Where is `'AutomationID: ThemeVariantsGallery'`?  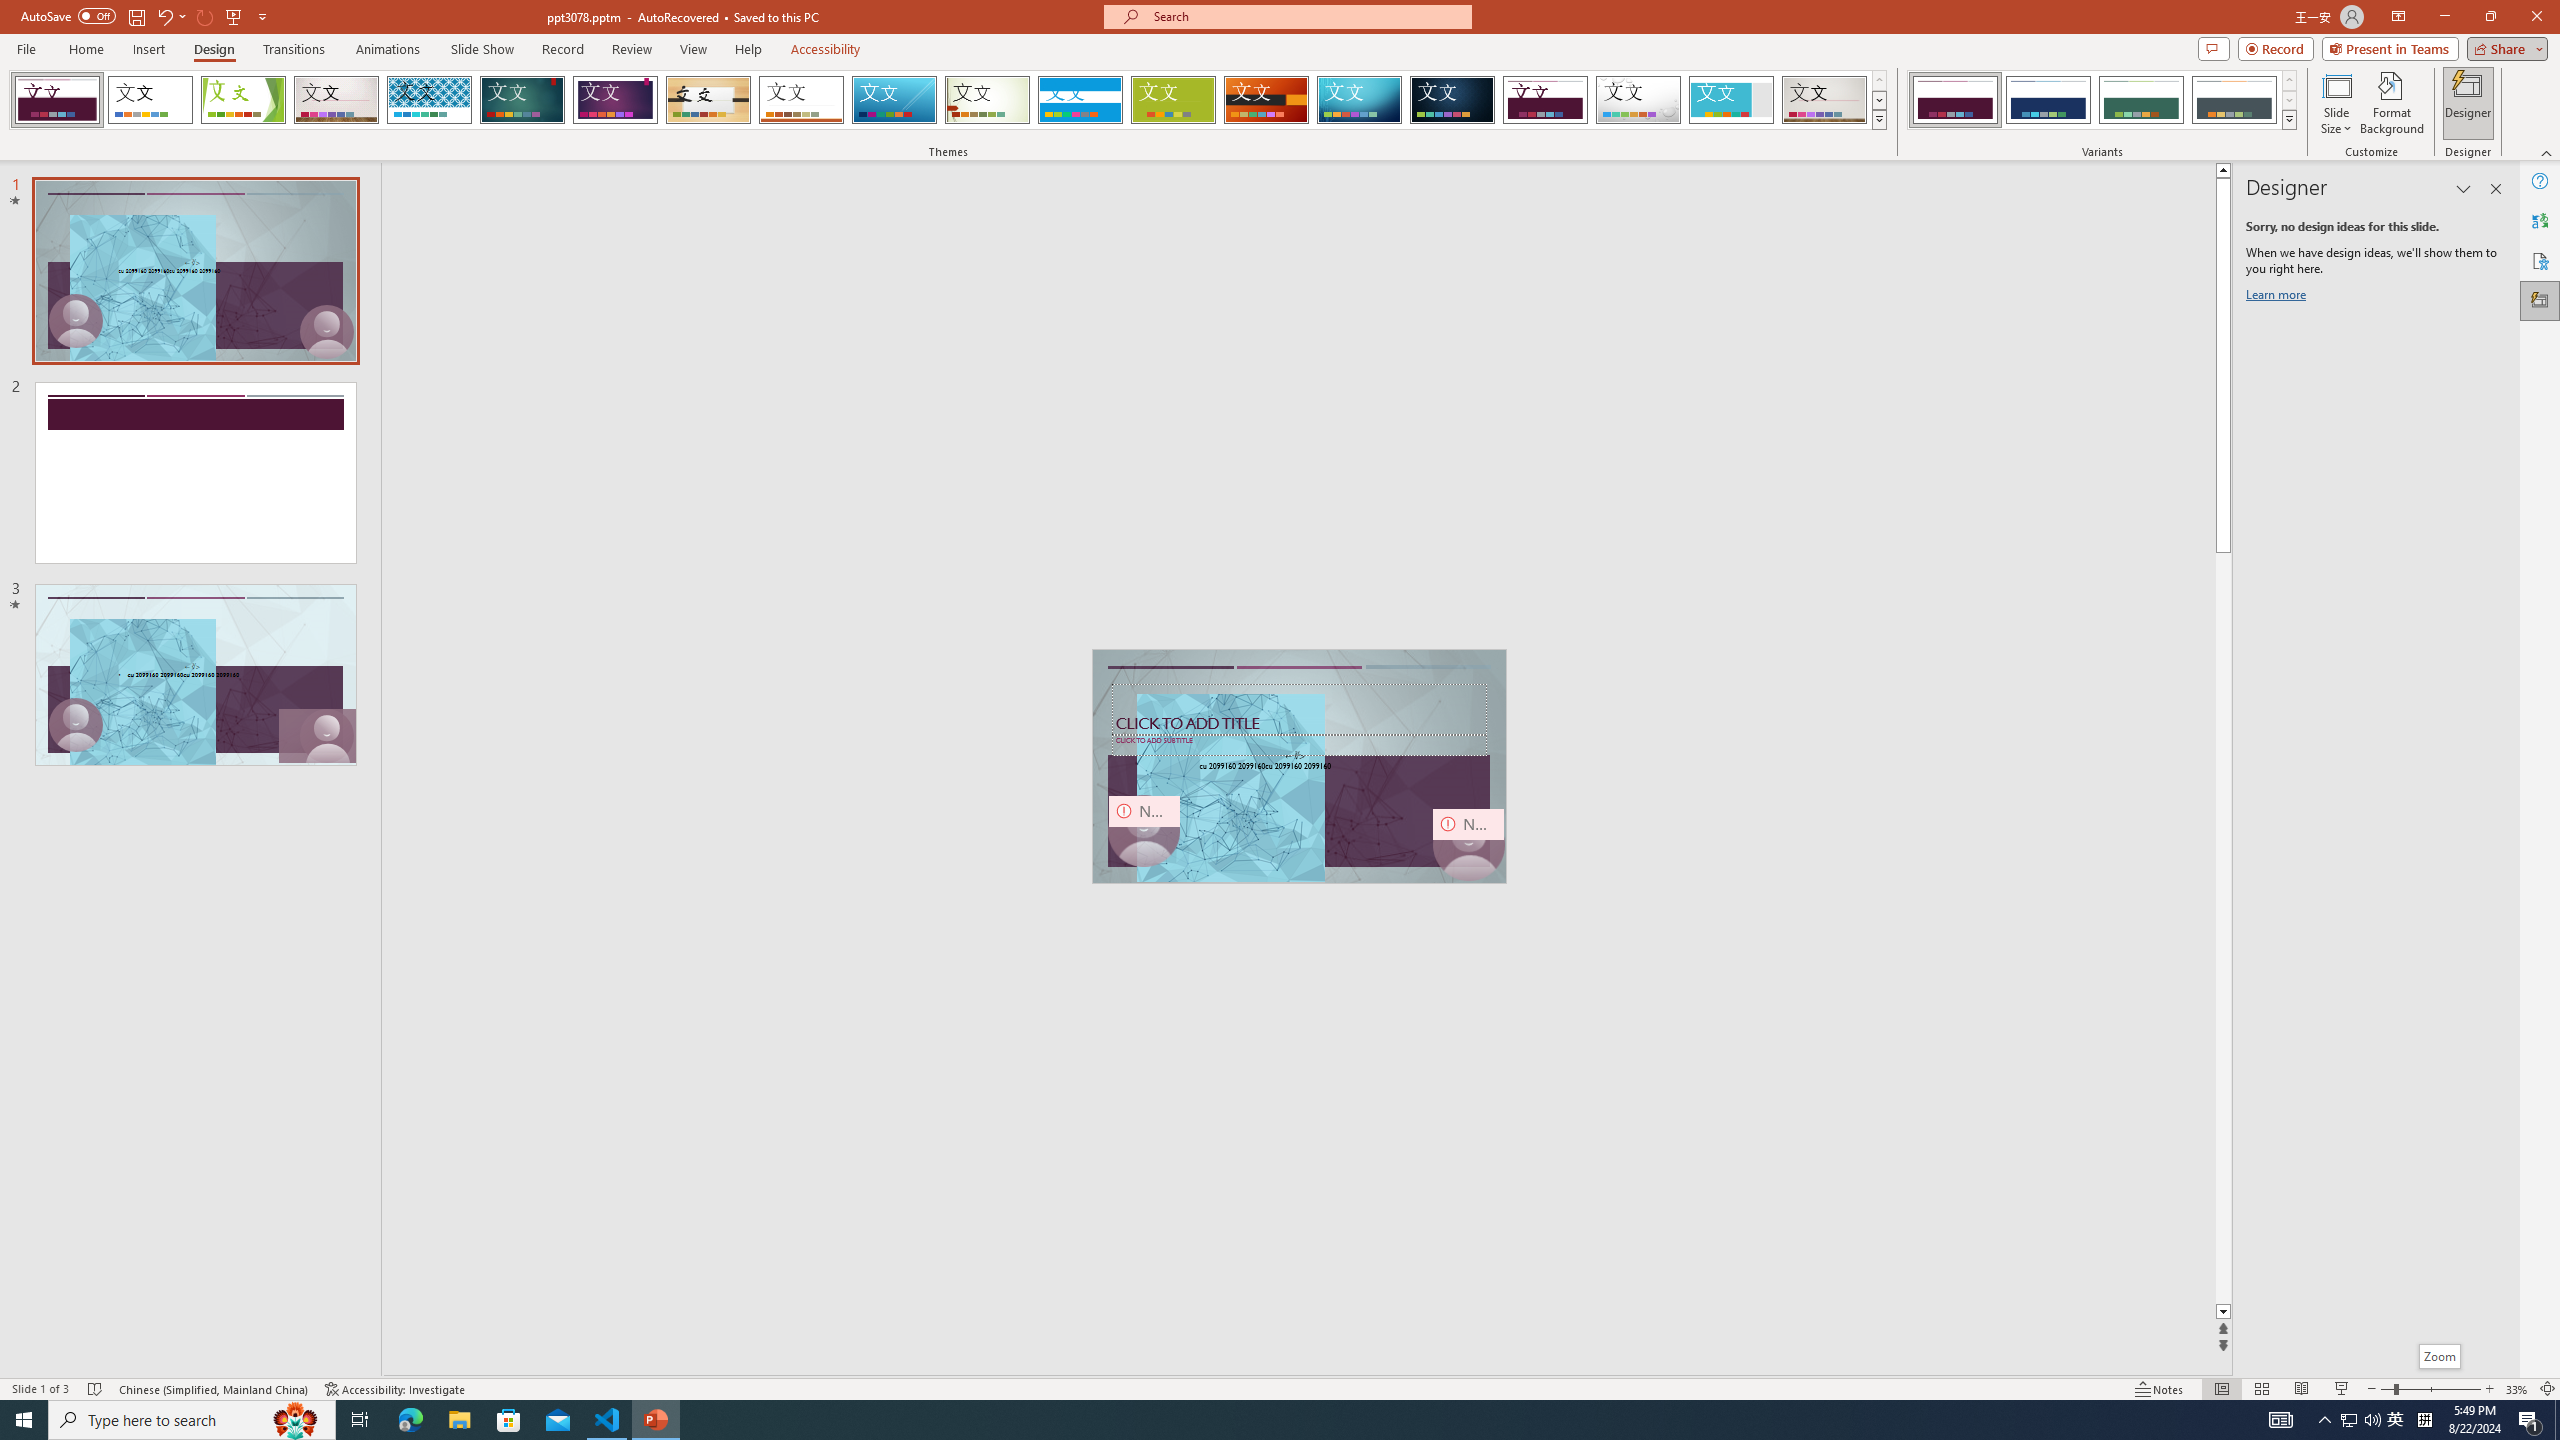 'AutomationID: ThemeVariantsGallery' is located at coordinates (2103, 99).